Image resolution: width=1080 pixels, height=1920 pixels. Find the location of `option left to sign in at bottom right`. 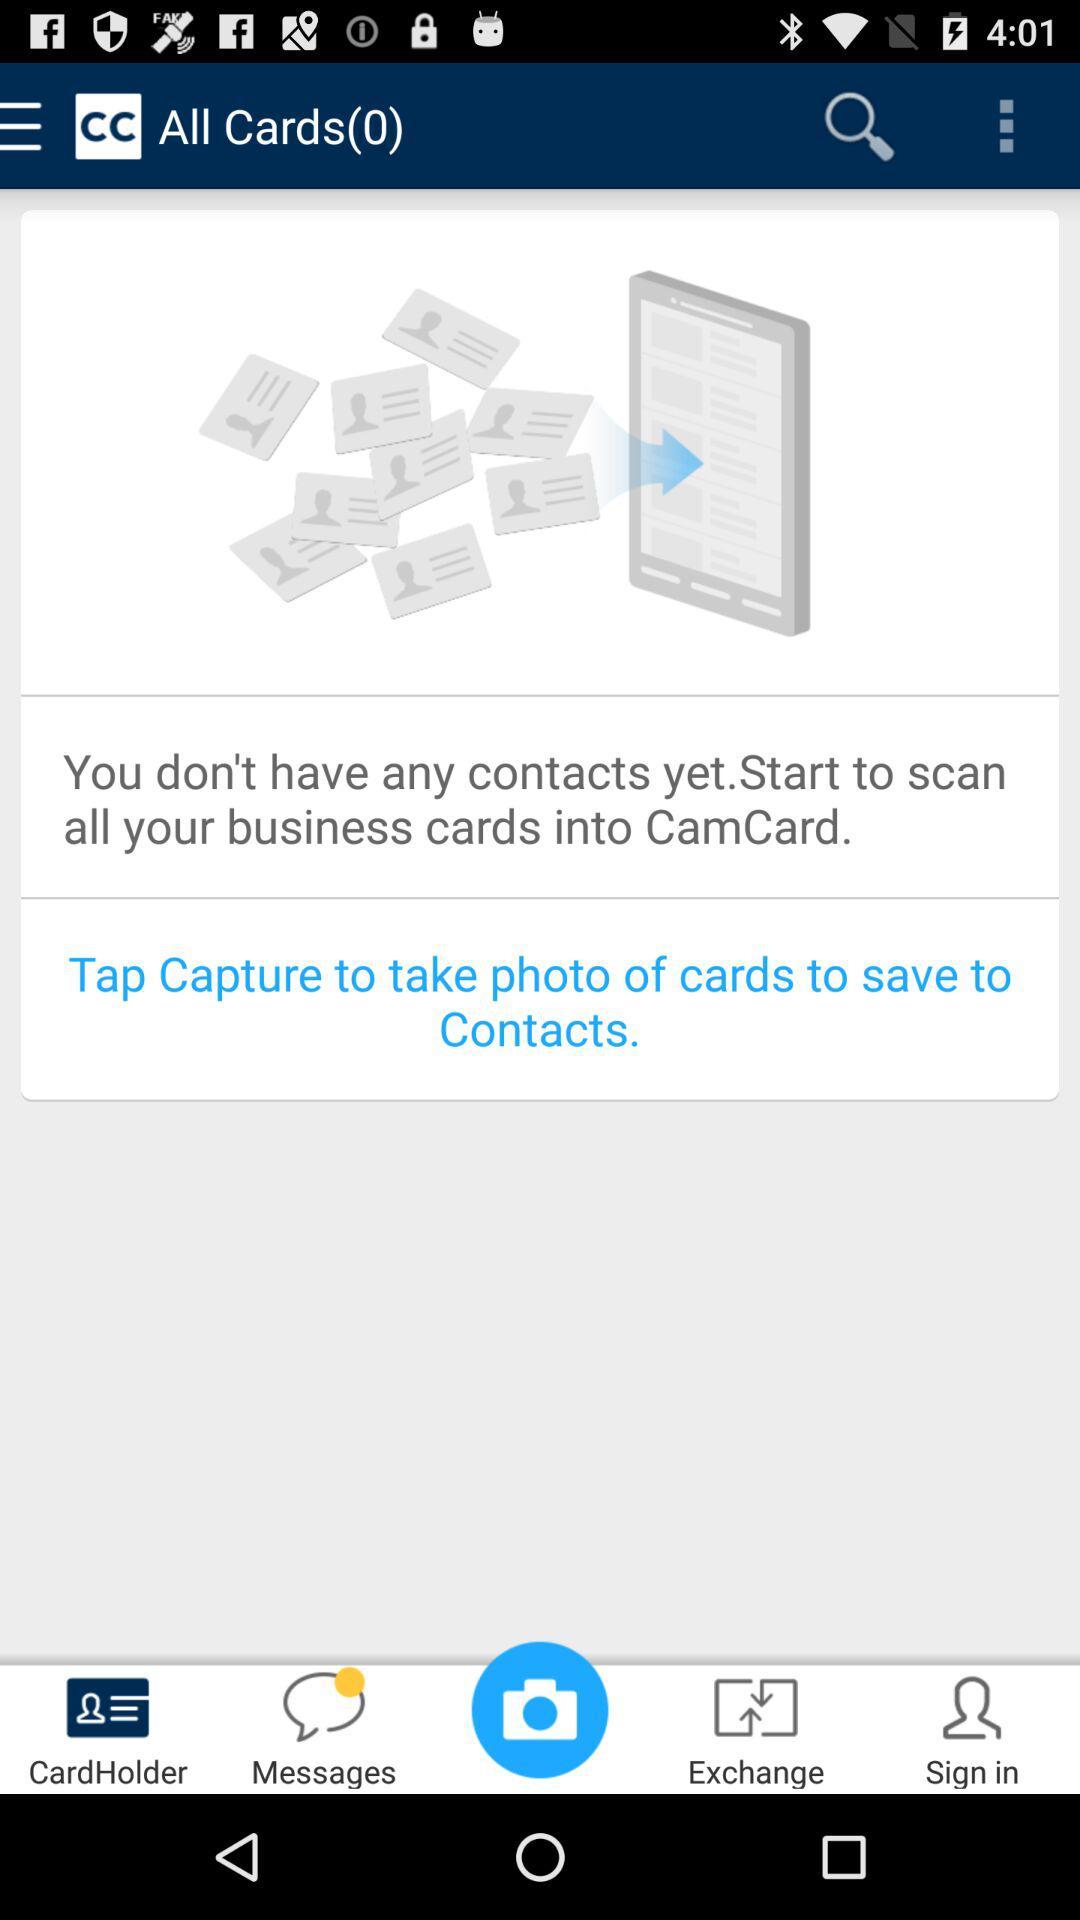

option left to sign in at bottom right is located at coordinates (756, 1726).